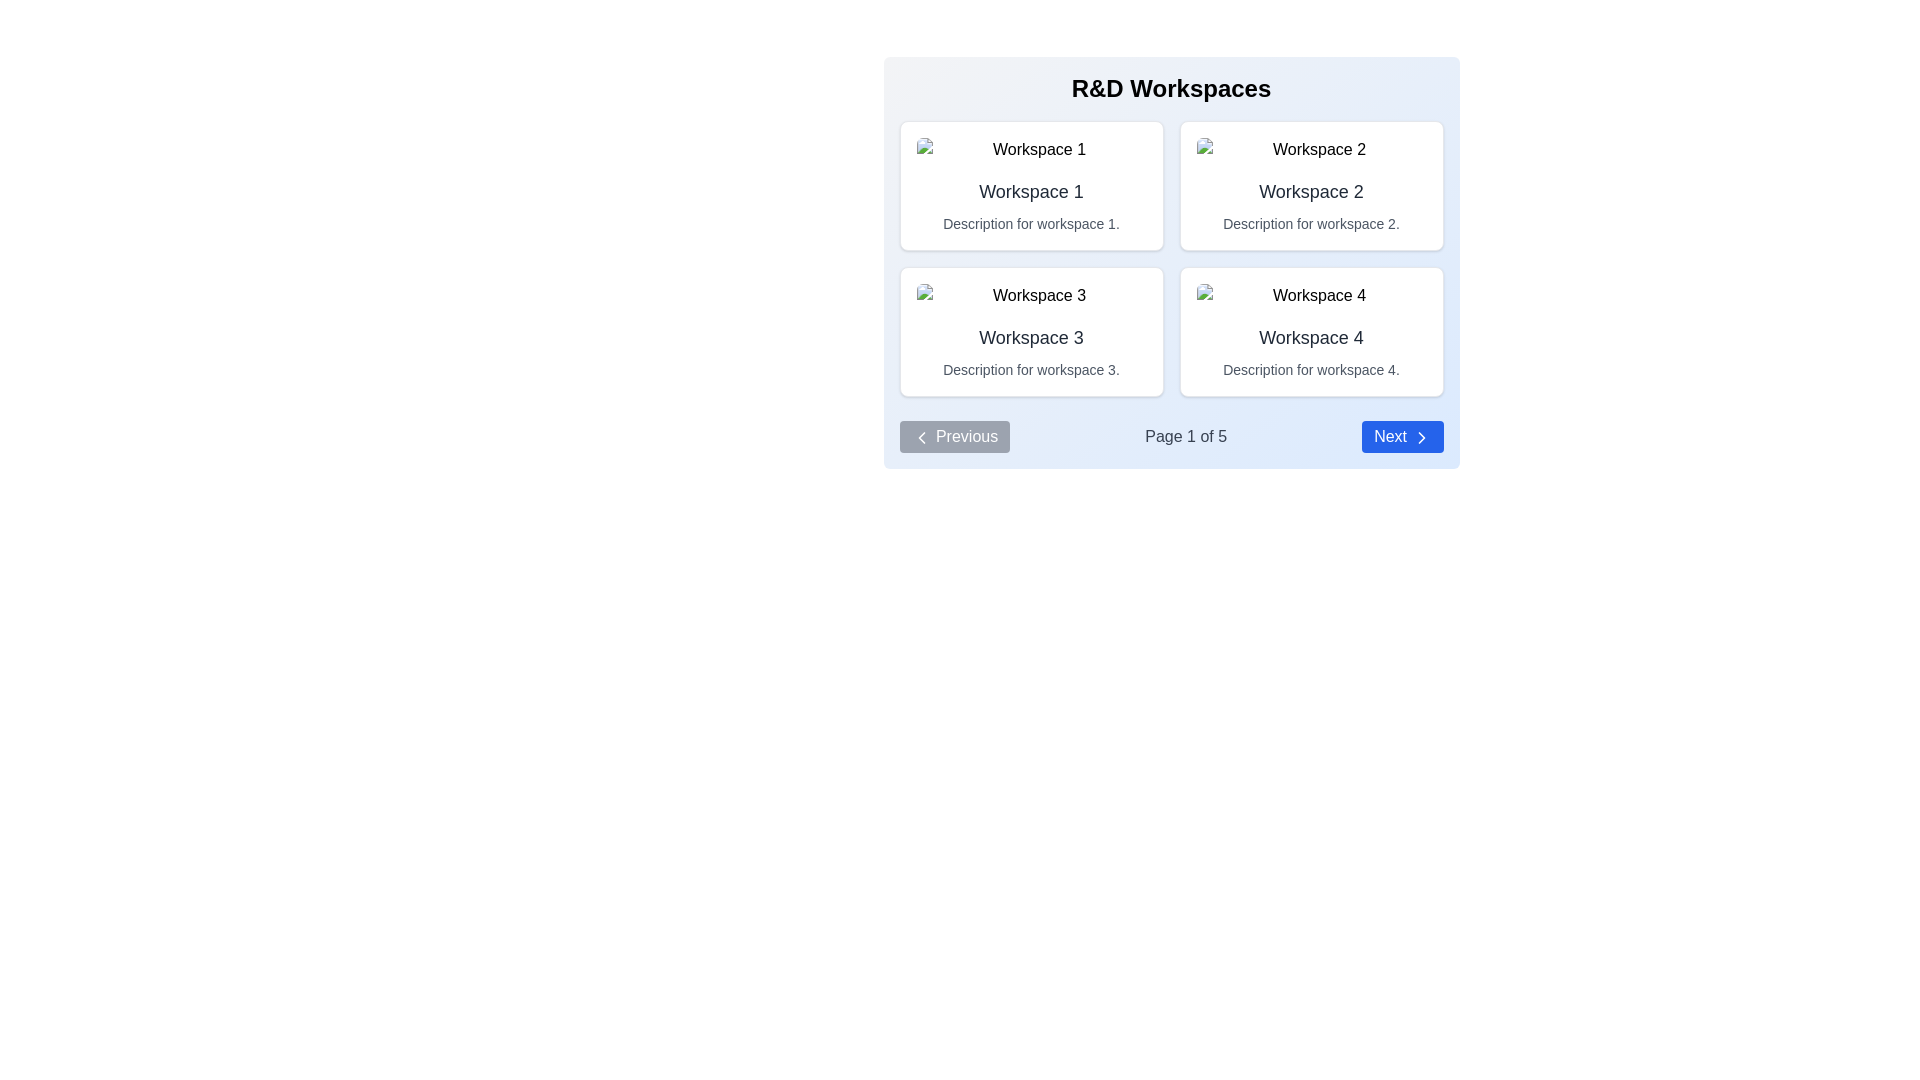  What do you see at coordinates (1031, 223) in the screenshot?
I see `the Text label that reads 'Description for workspace 1.' located below 'Workspace 1' in the first card of a two-by-two grid` at bounding box center [1031, 223].